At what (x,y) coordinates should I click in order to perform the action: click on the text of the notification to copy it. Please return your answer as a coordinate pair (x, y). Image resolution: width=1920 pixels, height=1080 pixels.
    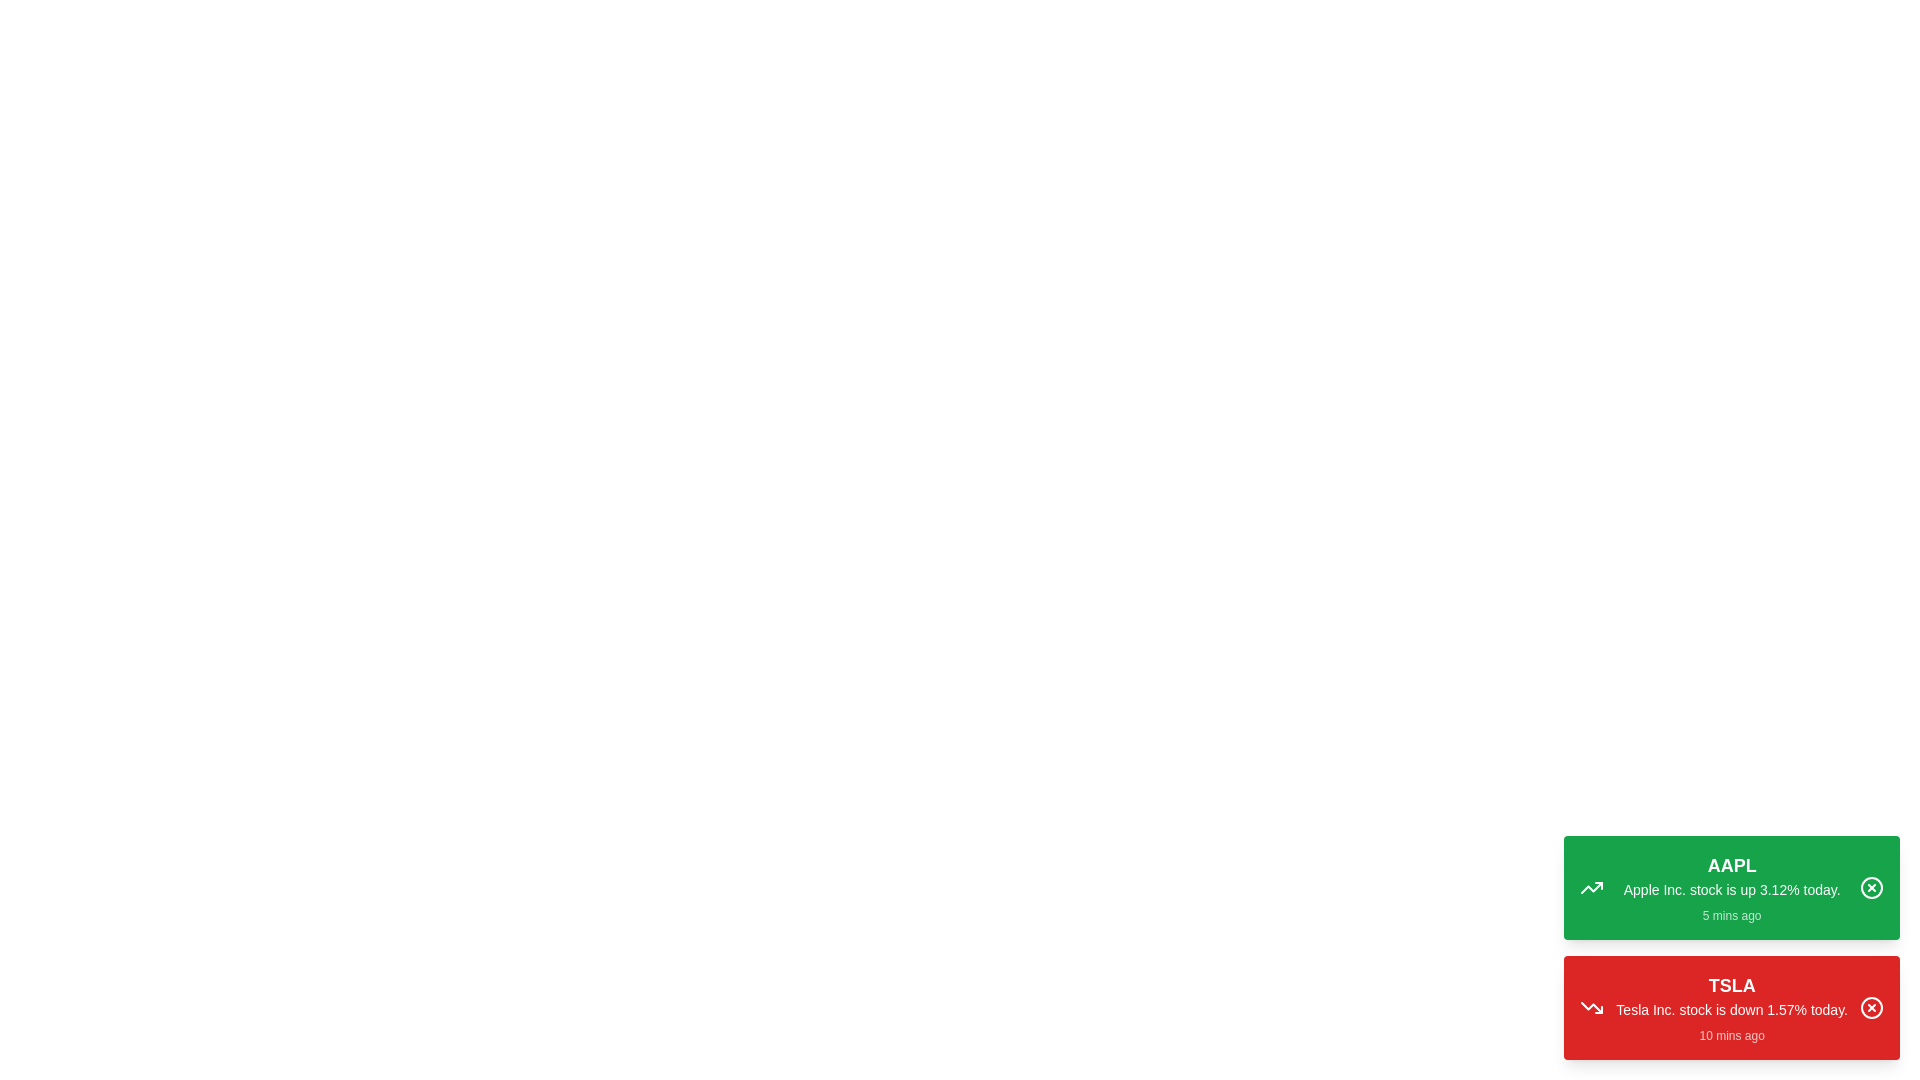
    Looking at the image, I should click on (1616, 852).